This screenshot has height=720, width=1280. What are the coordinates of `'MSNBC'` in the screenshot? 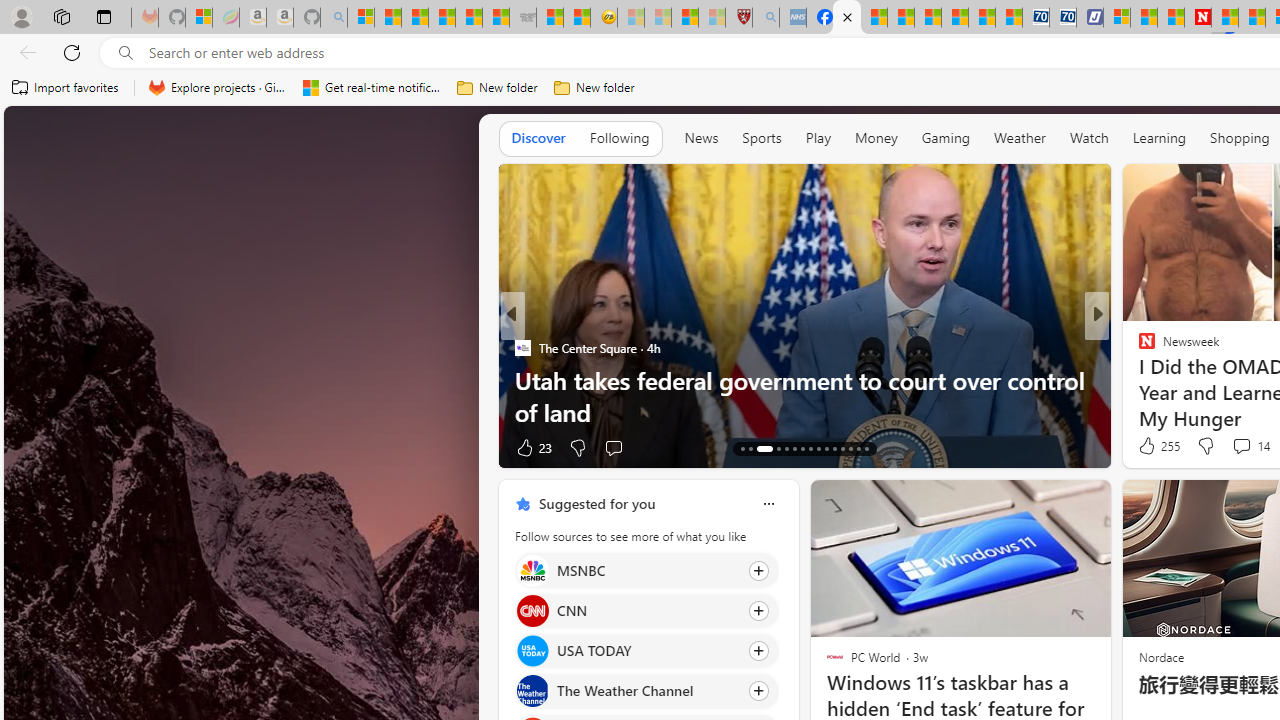 It's located at (532, 570).